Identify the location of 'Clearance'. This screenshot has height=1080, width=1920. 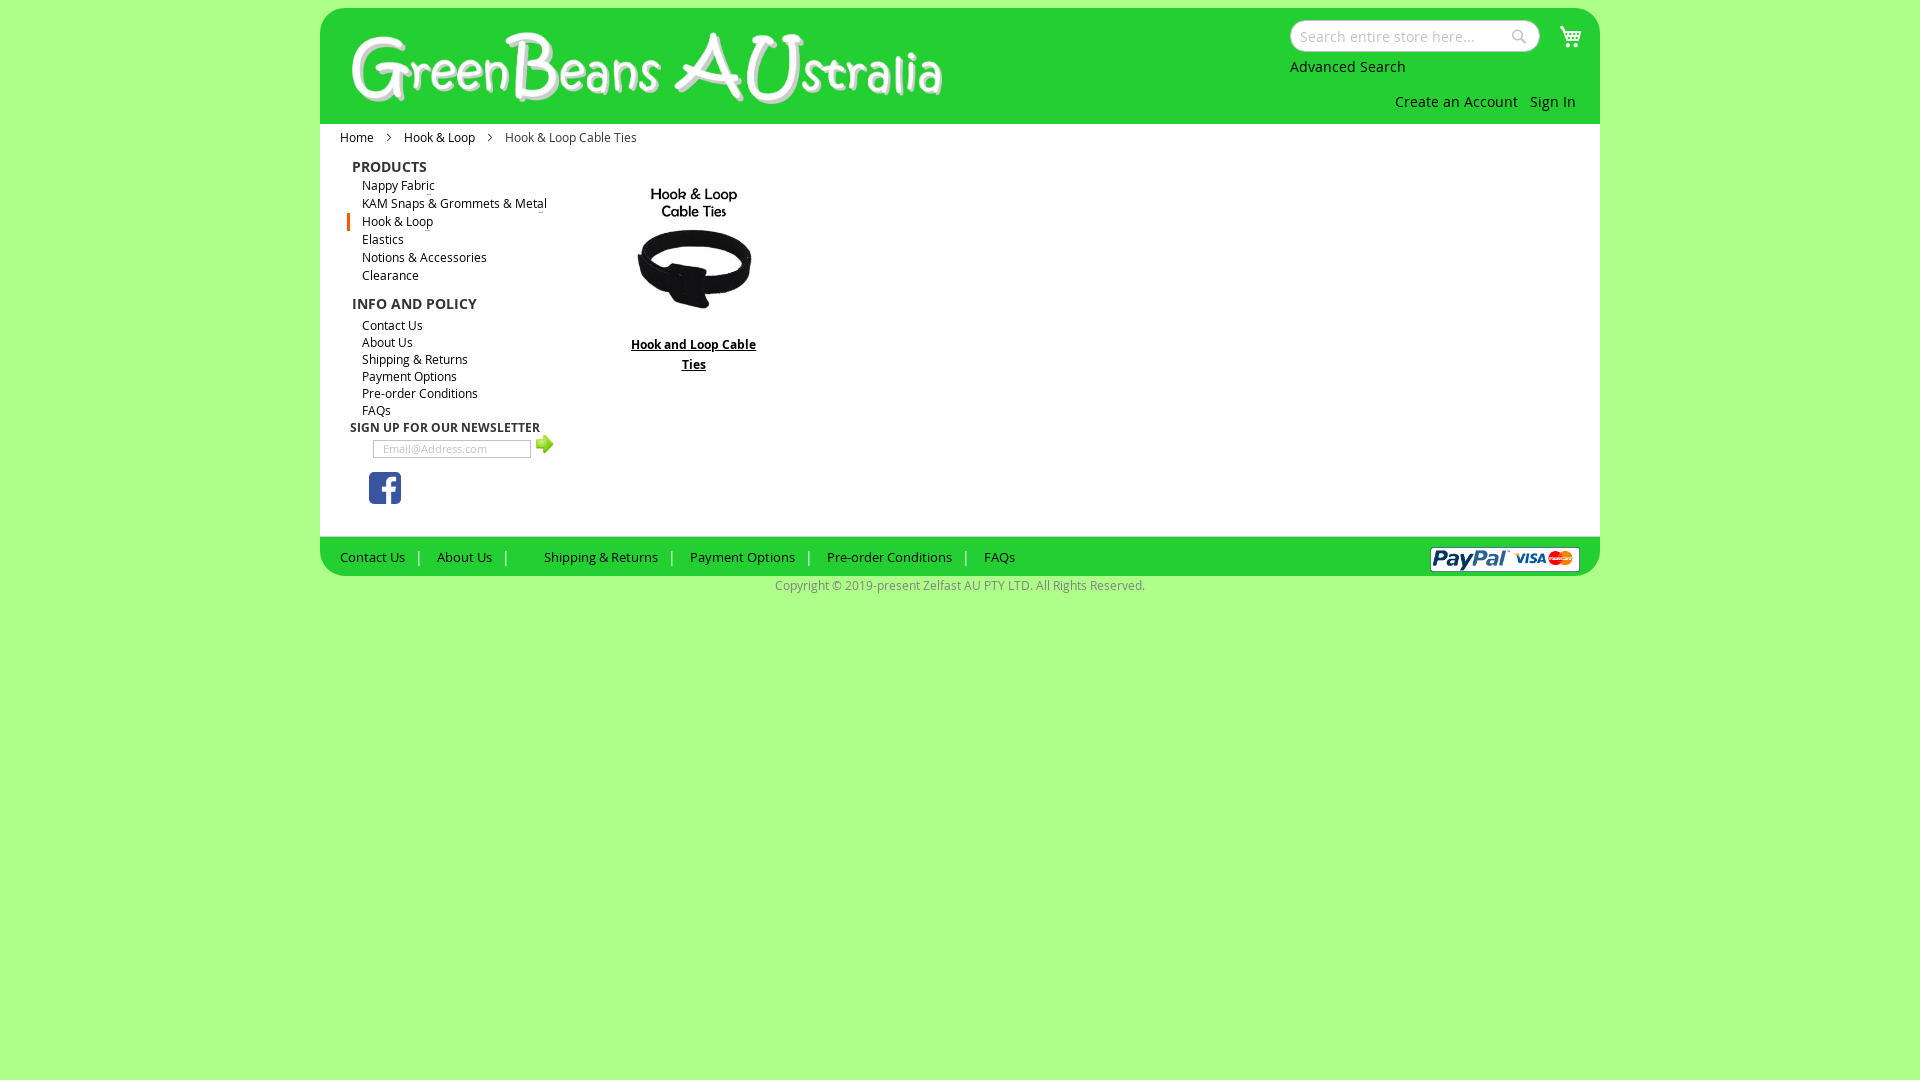
(384, 280).